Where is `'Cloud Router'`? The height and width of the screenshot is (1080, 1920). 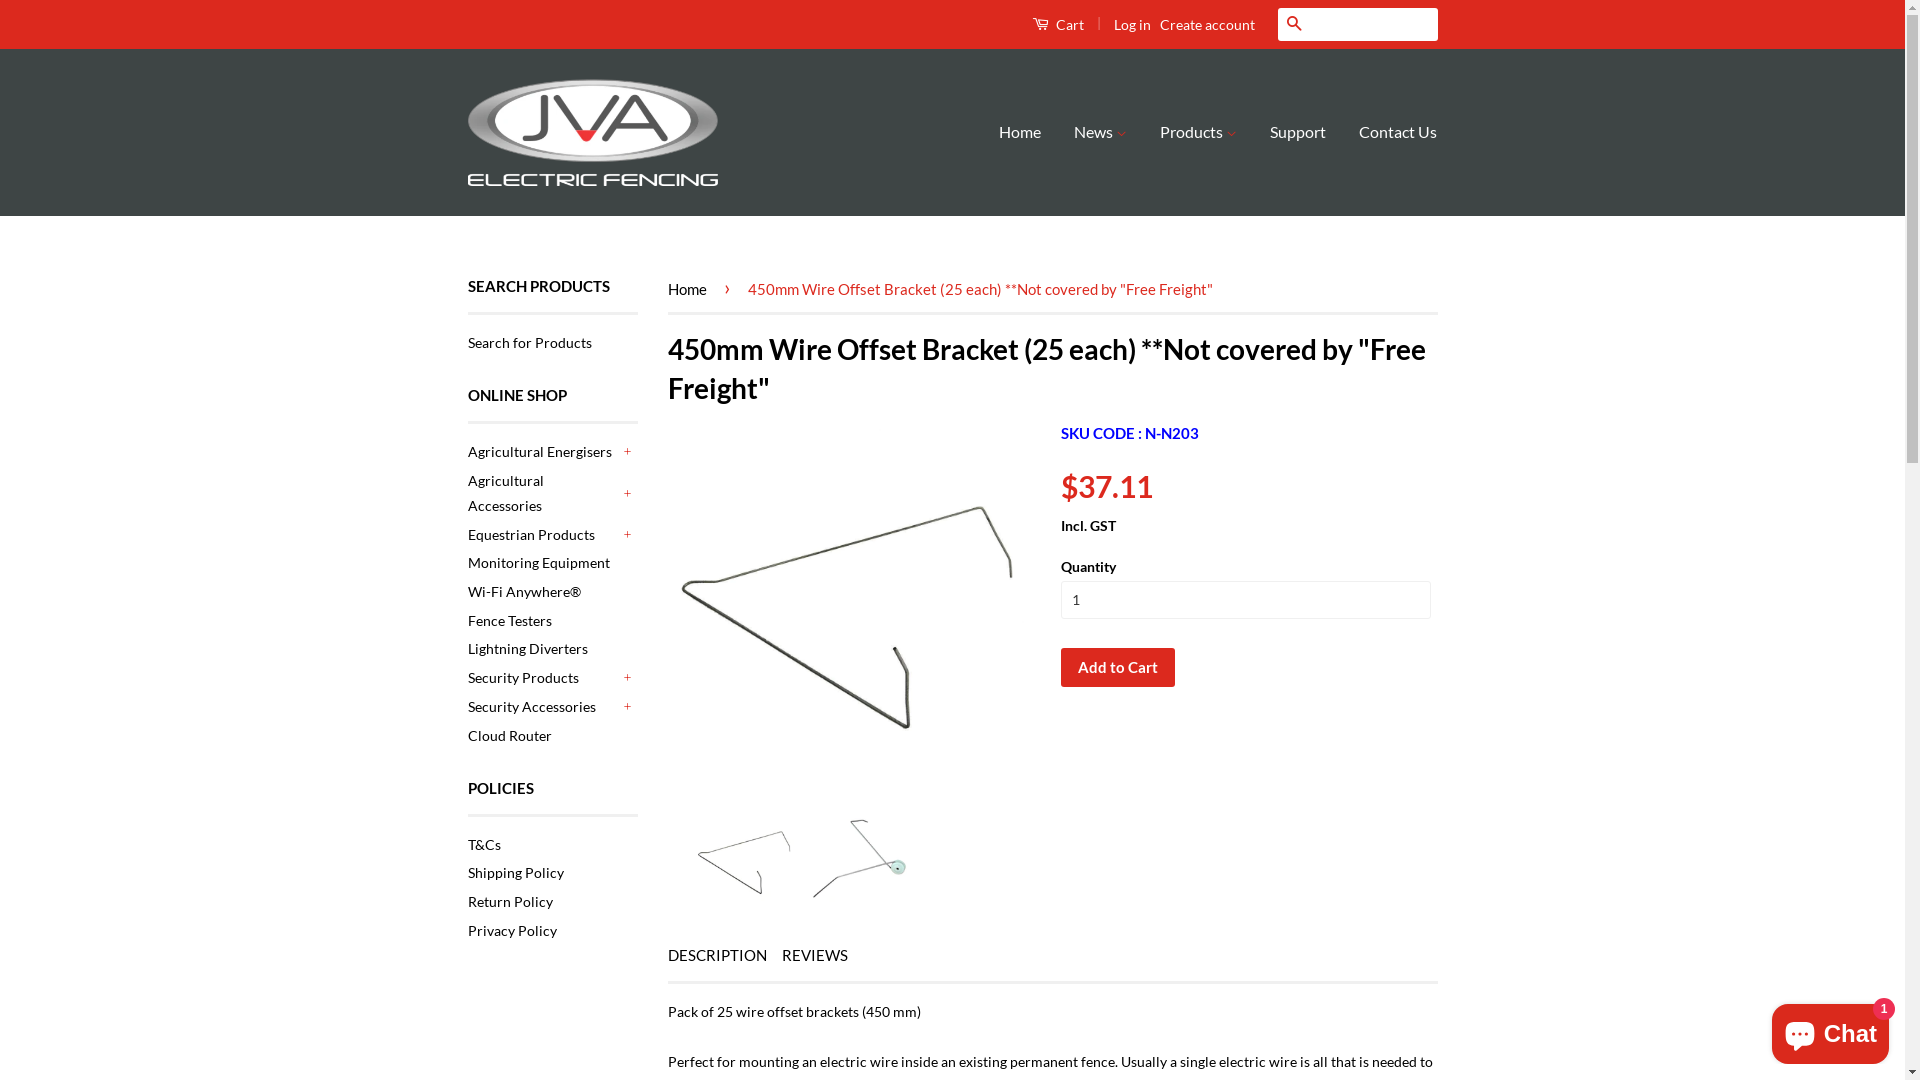 'Cloud Router' is located at coordinates (509, 734).